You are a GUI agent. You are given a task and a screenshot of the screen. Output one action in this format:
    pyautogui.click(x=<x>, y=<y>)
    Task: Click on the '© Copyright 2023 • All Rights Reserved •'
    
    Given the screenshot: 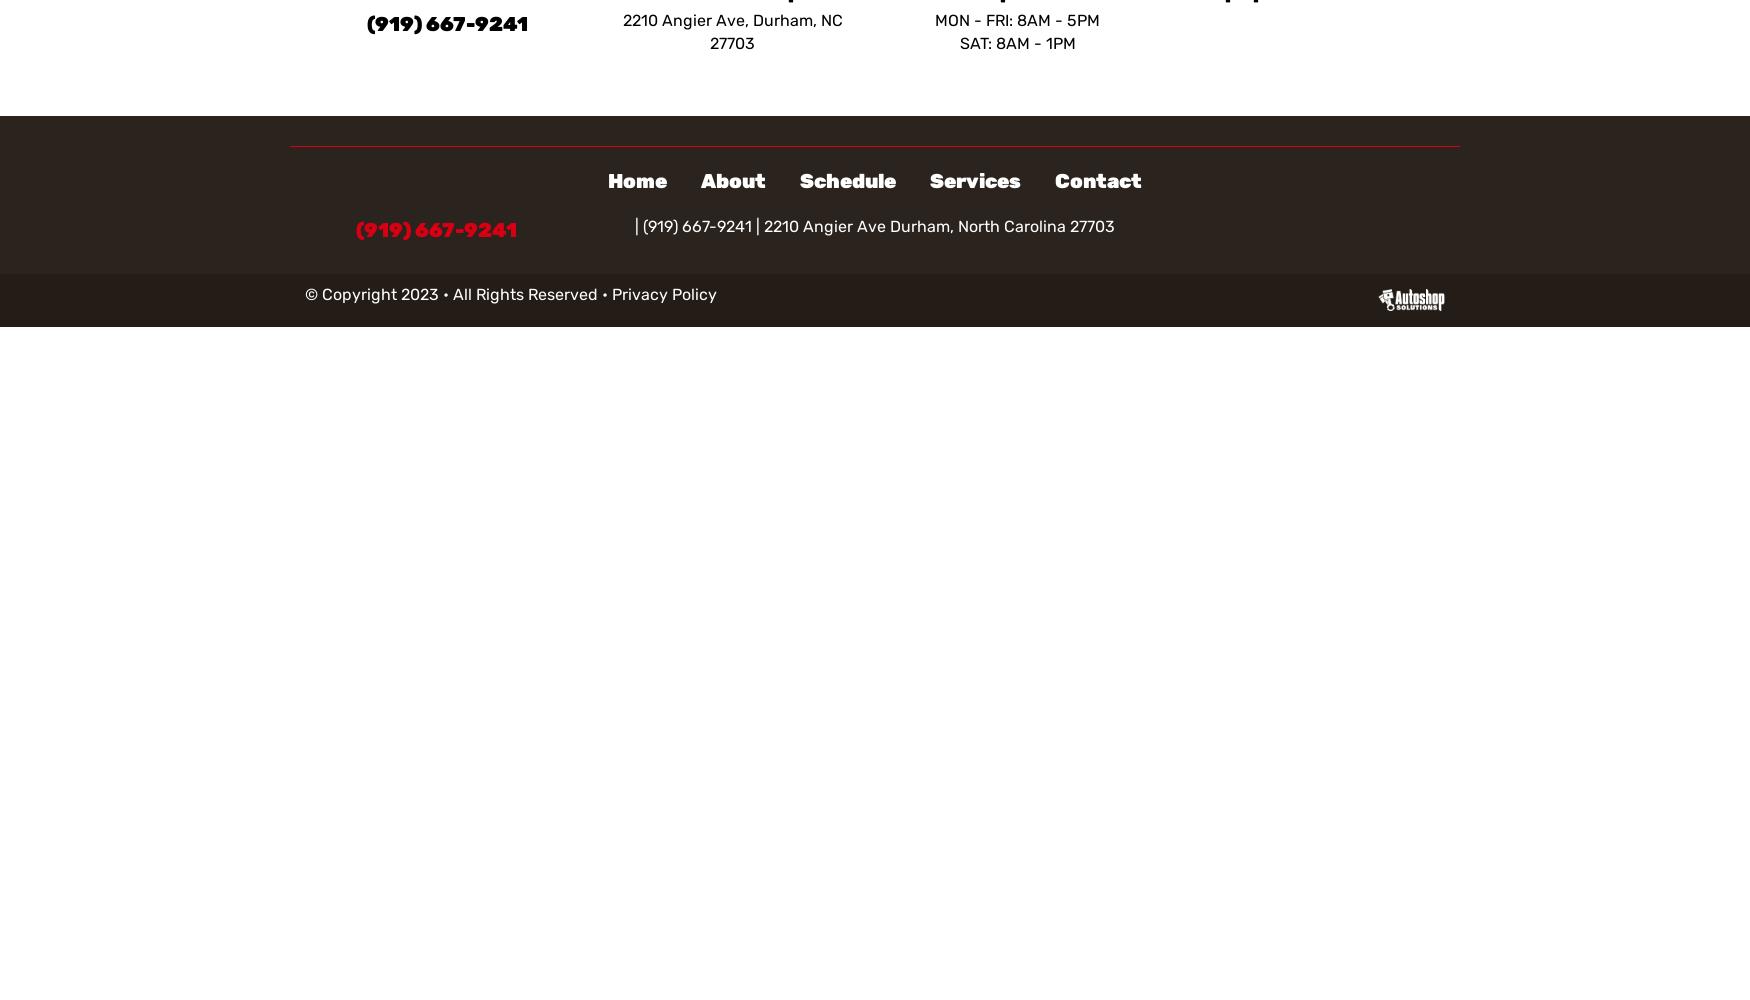 What is the action you would take?
    pyautogui.click(x=458, y=294)
    